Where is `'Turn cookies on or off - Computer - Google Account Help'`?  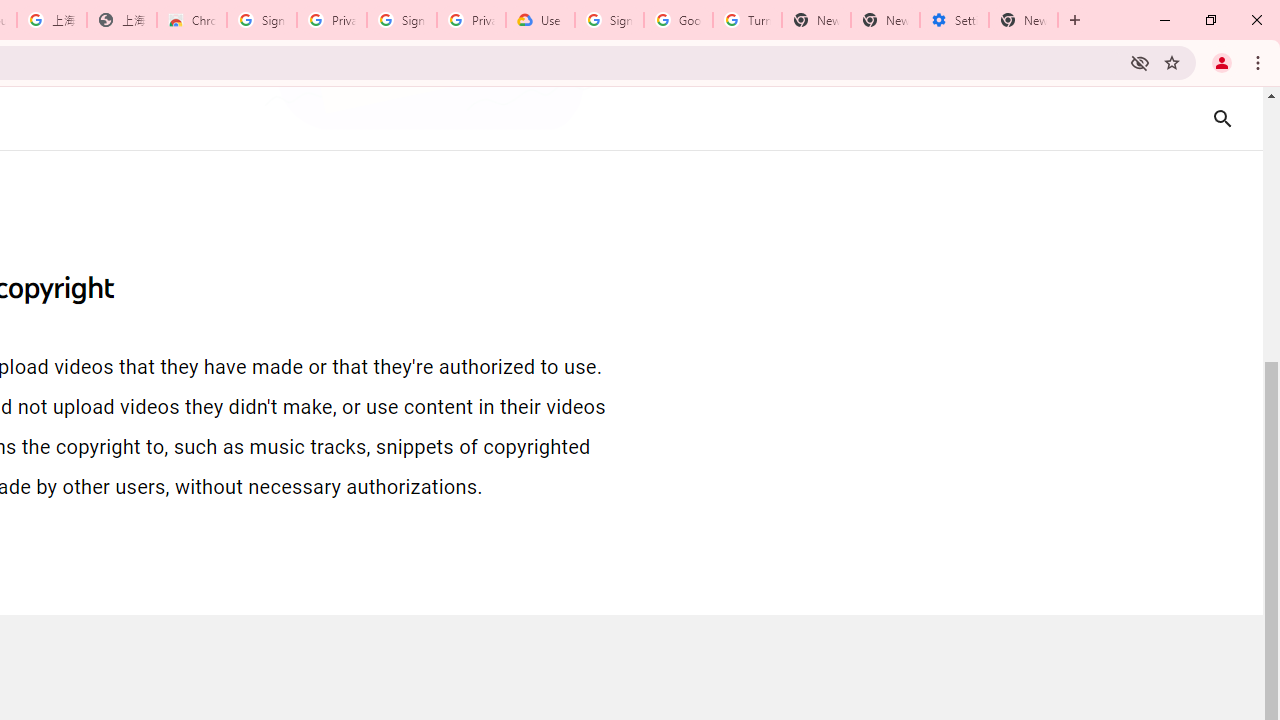
'Turn cookies on or off - Computer - Google Account Help' is located at coordinates (746, 20).